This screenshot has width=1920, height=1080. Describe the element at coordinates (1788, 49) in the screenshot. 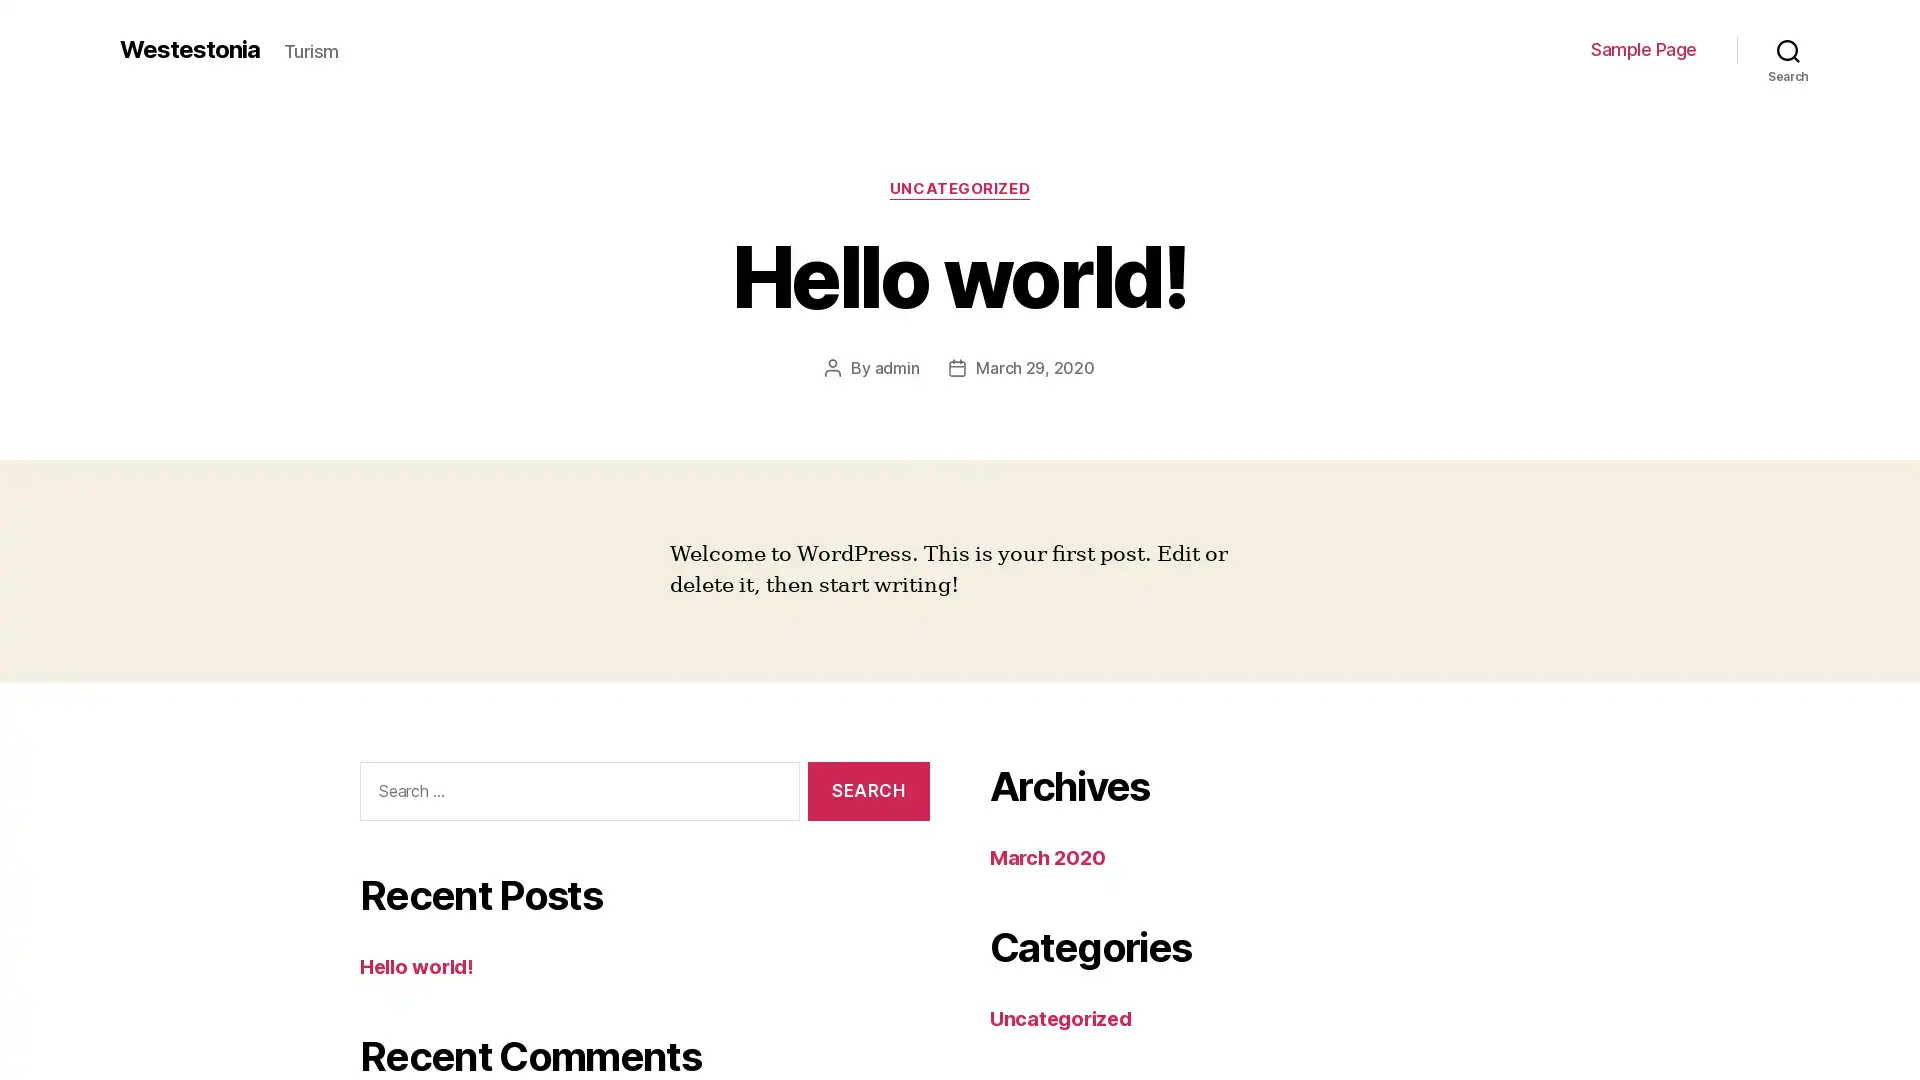

I see `Search` at that location.